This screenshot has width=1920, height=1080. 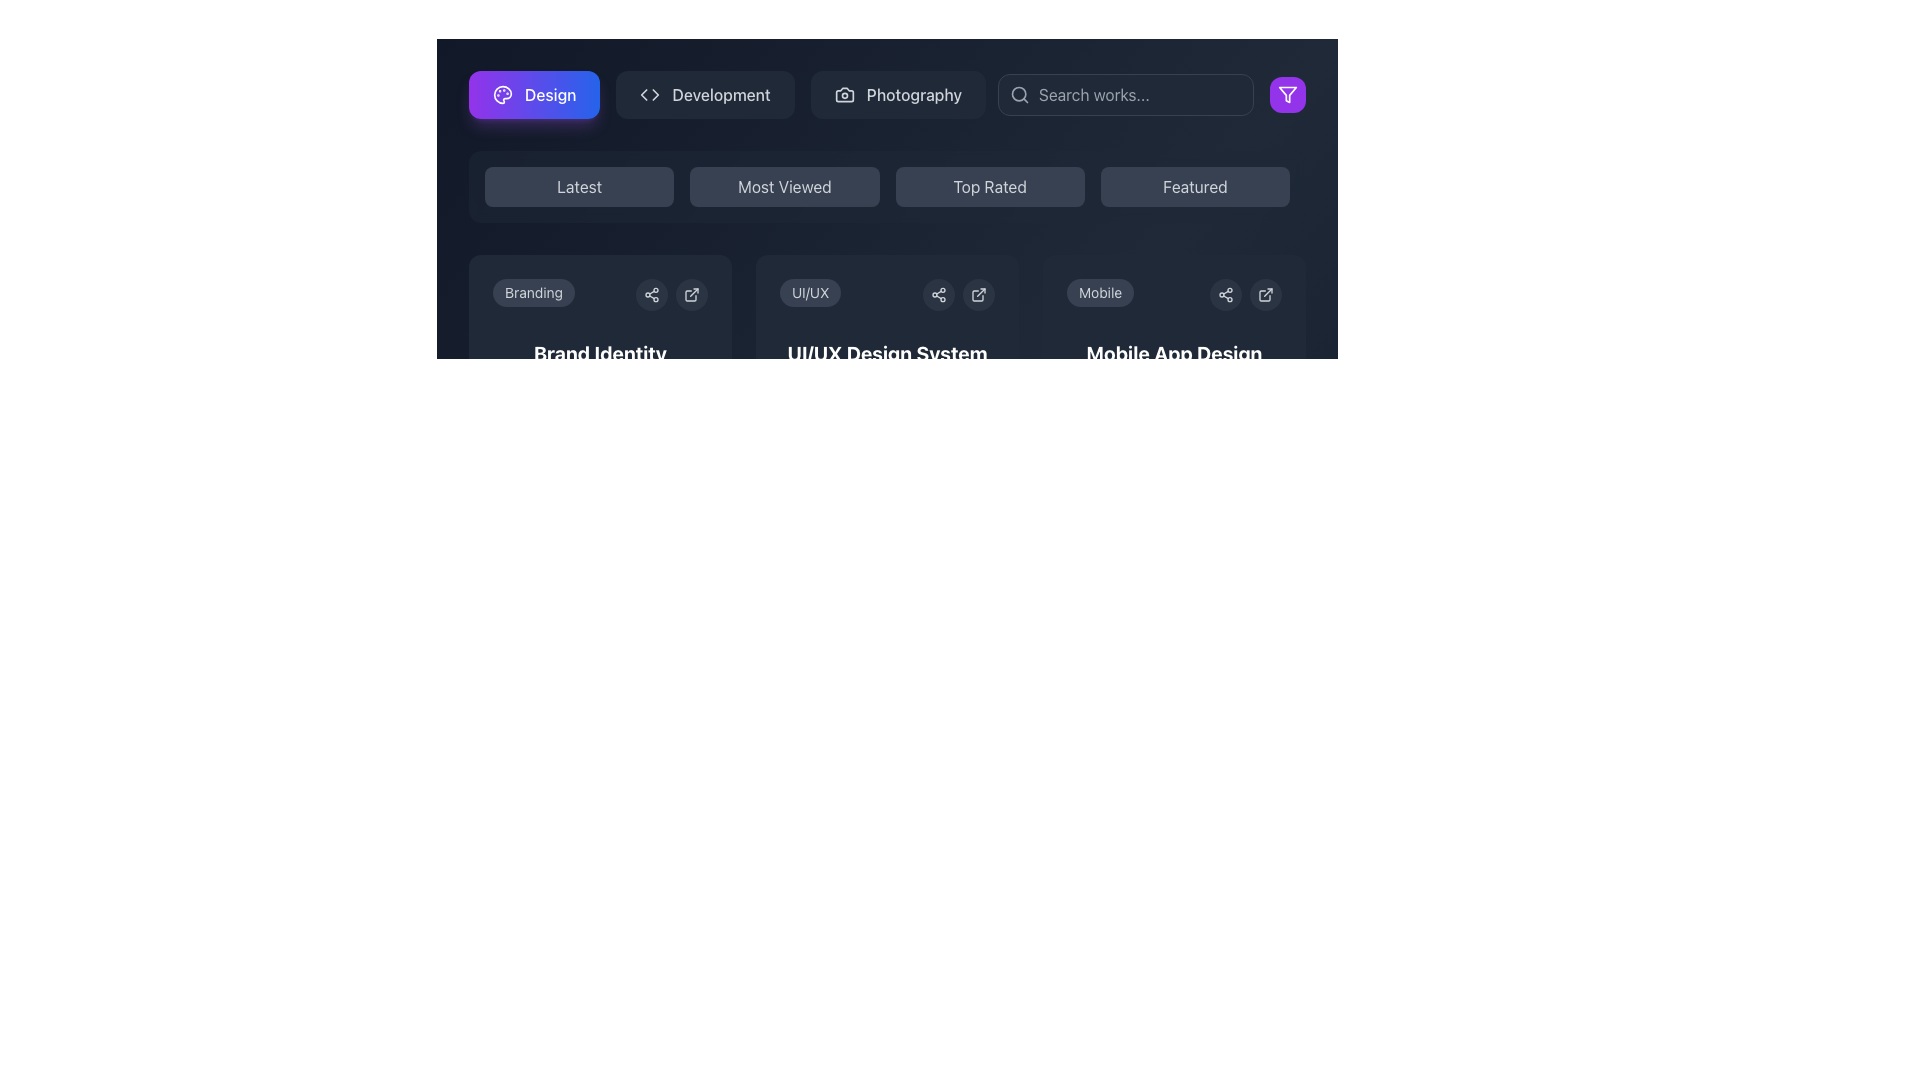 What do you see at coordinates (599, 353) in the screenshot?
I see `text from the 'Brand Identity' label, which is displayed in a bold, large font with a color transition effect on hover` at bounding box center [599, 353].